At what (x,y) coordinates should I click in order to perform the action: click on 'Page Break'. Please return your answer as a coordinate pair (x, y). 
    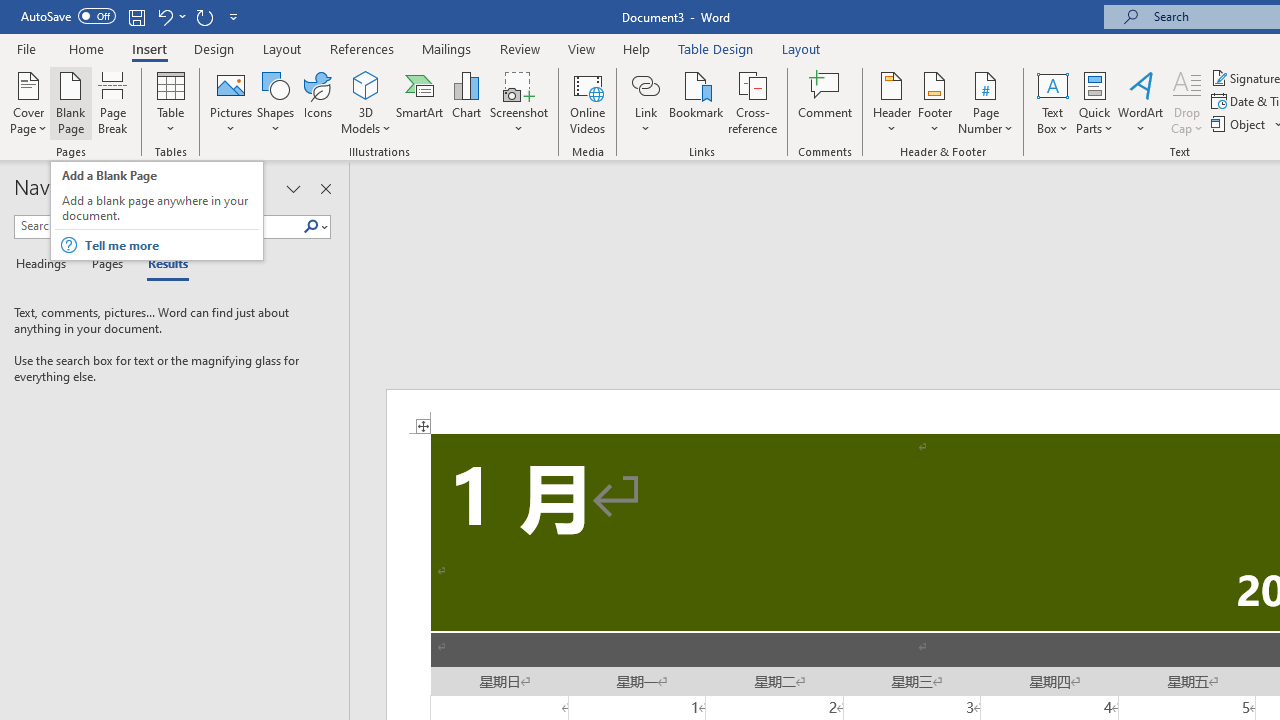
    Looking at the image, I should click on (112, 103).